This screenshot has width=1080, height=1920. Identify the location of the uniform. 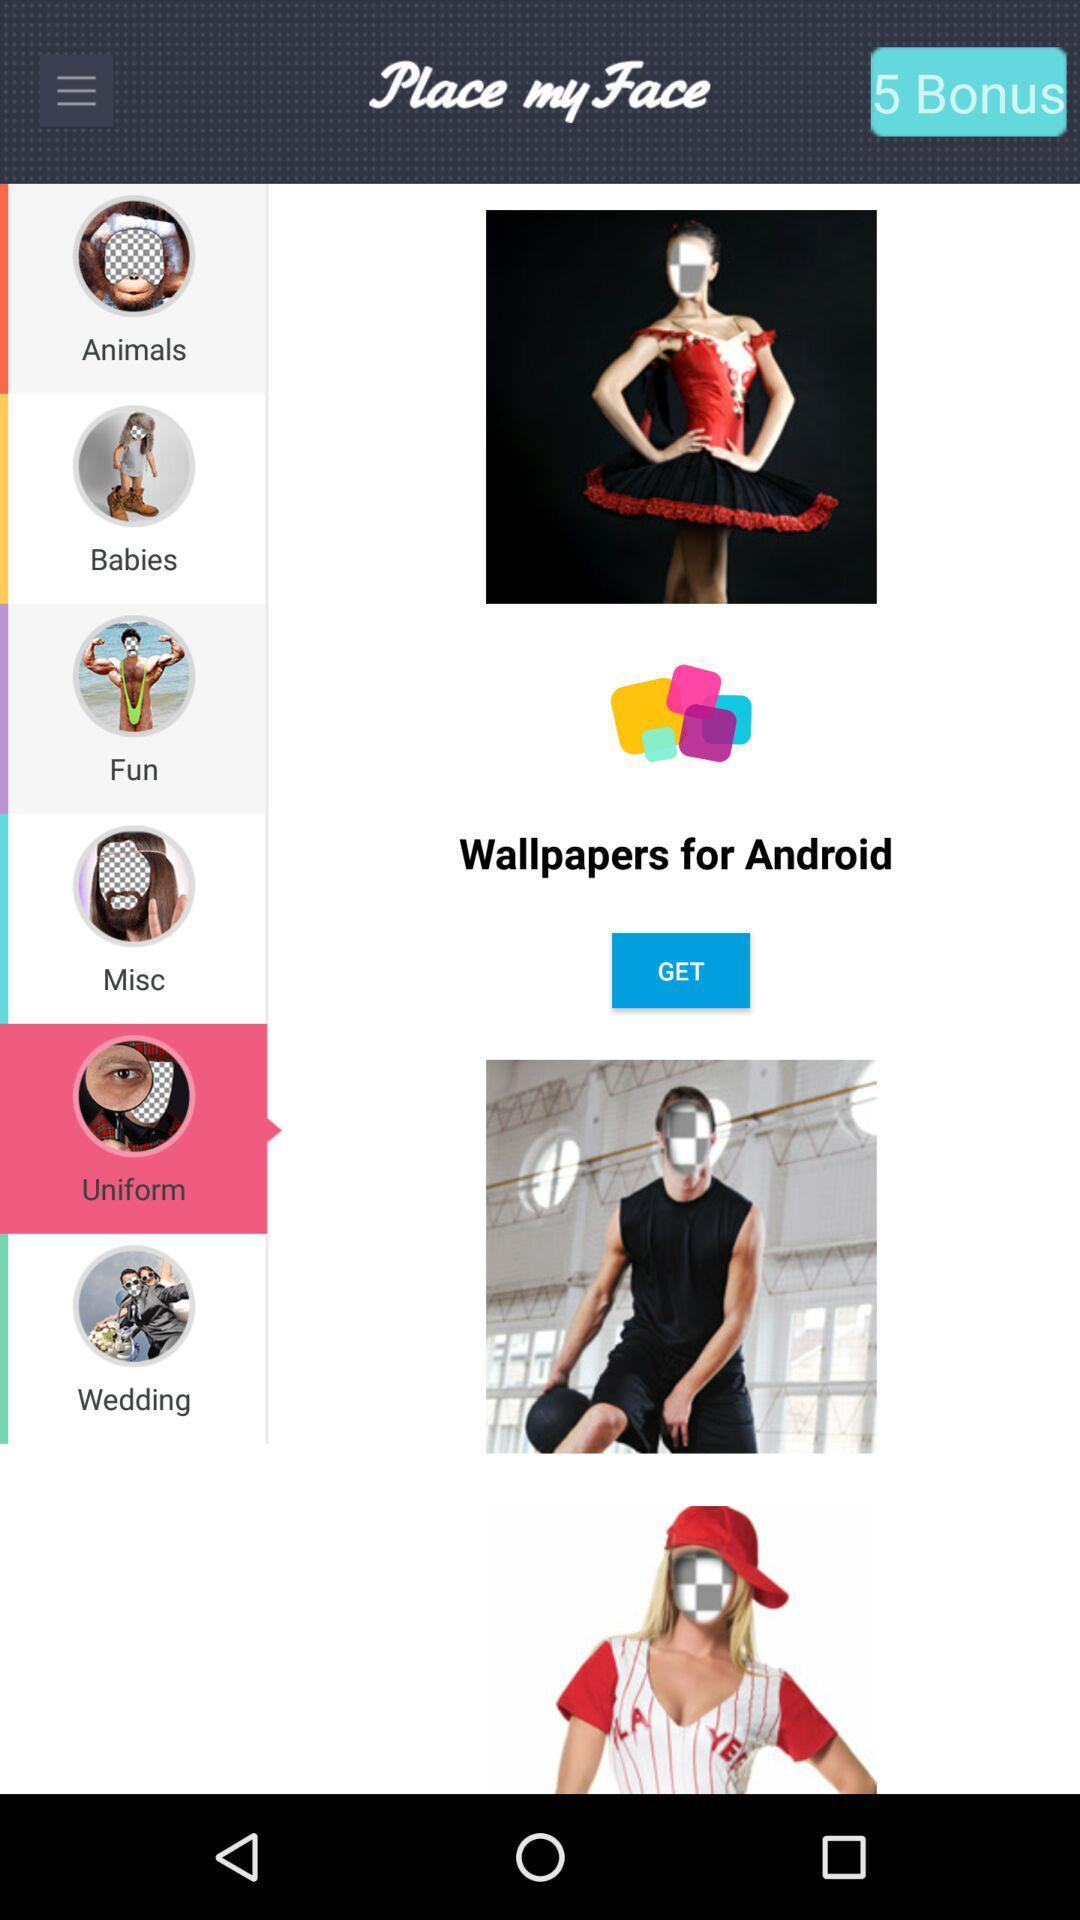
(133, 1188).